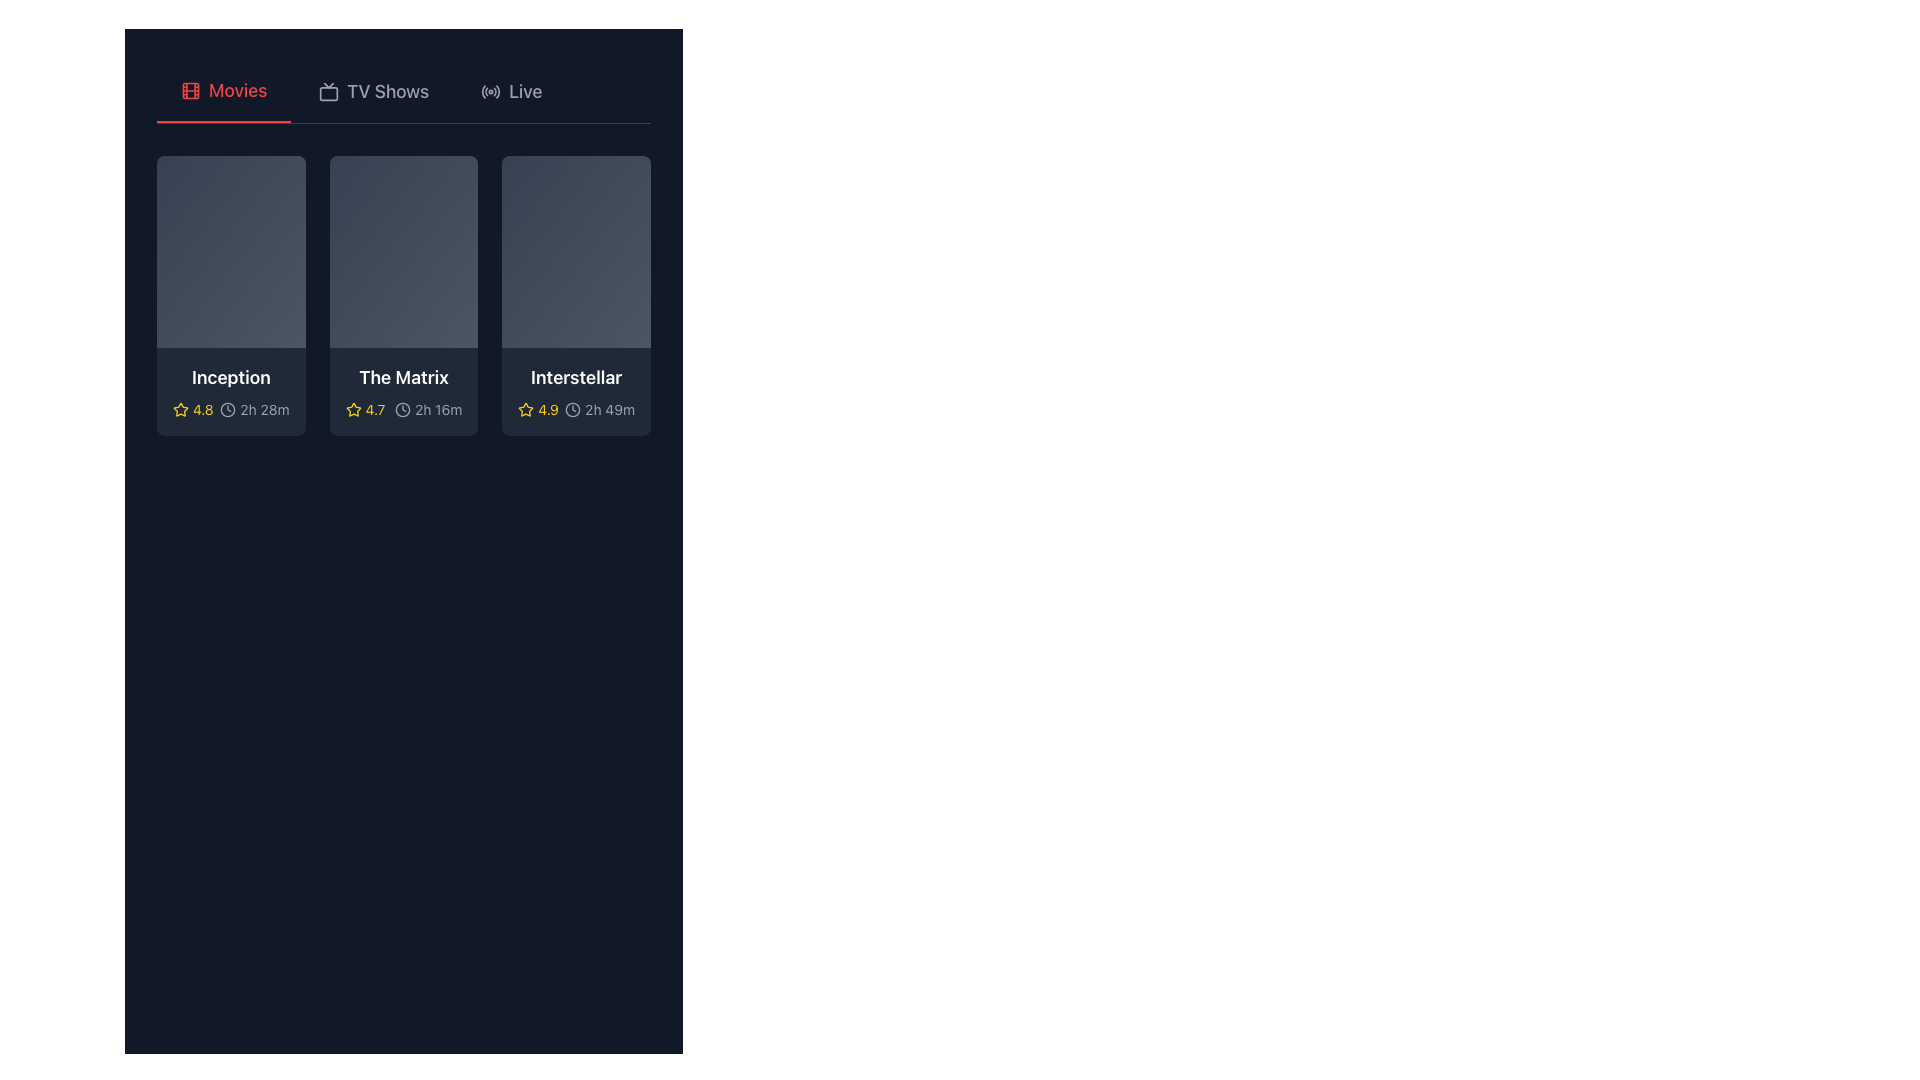 Image resolution: width=1920 pixels, height=1080 pixels. I want to click on the 'Movies' text label in the navigation bar, which is prominently displayed in bold red font, so click(238, 91).